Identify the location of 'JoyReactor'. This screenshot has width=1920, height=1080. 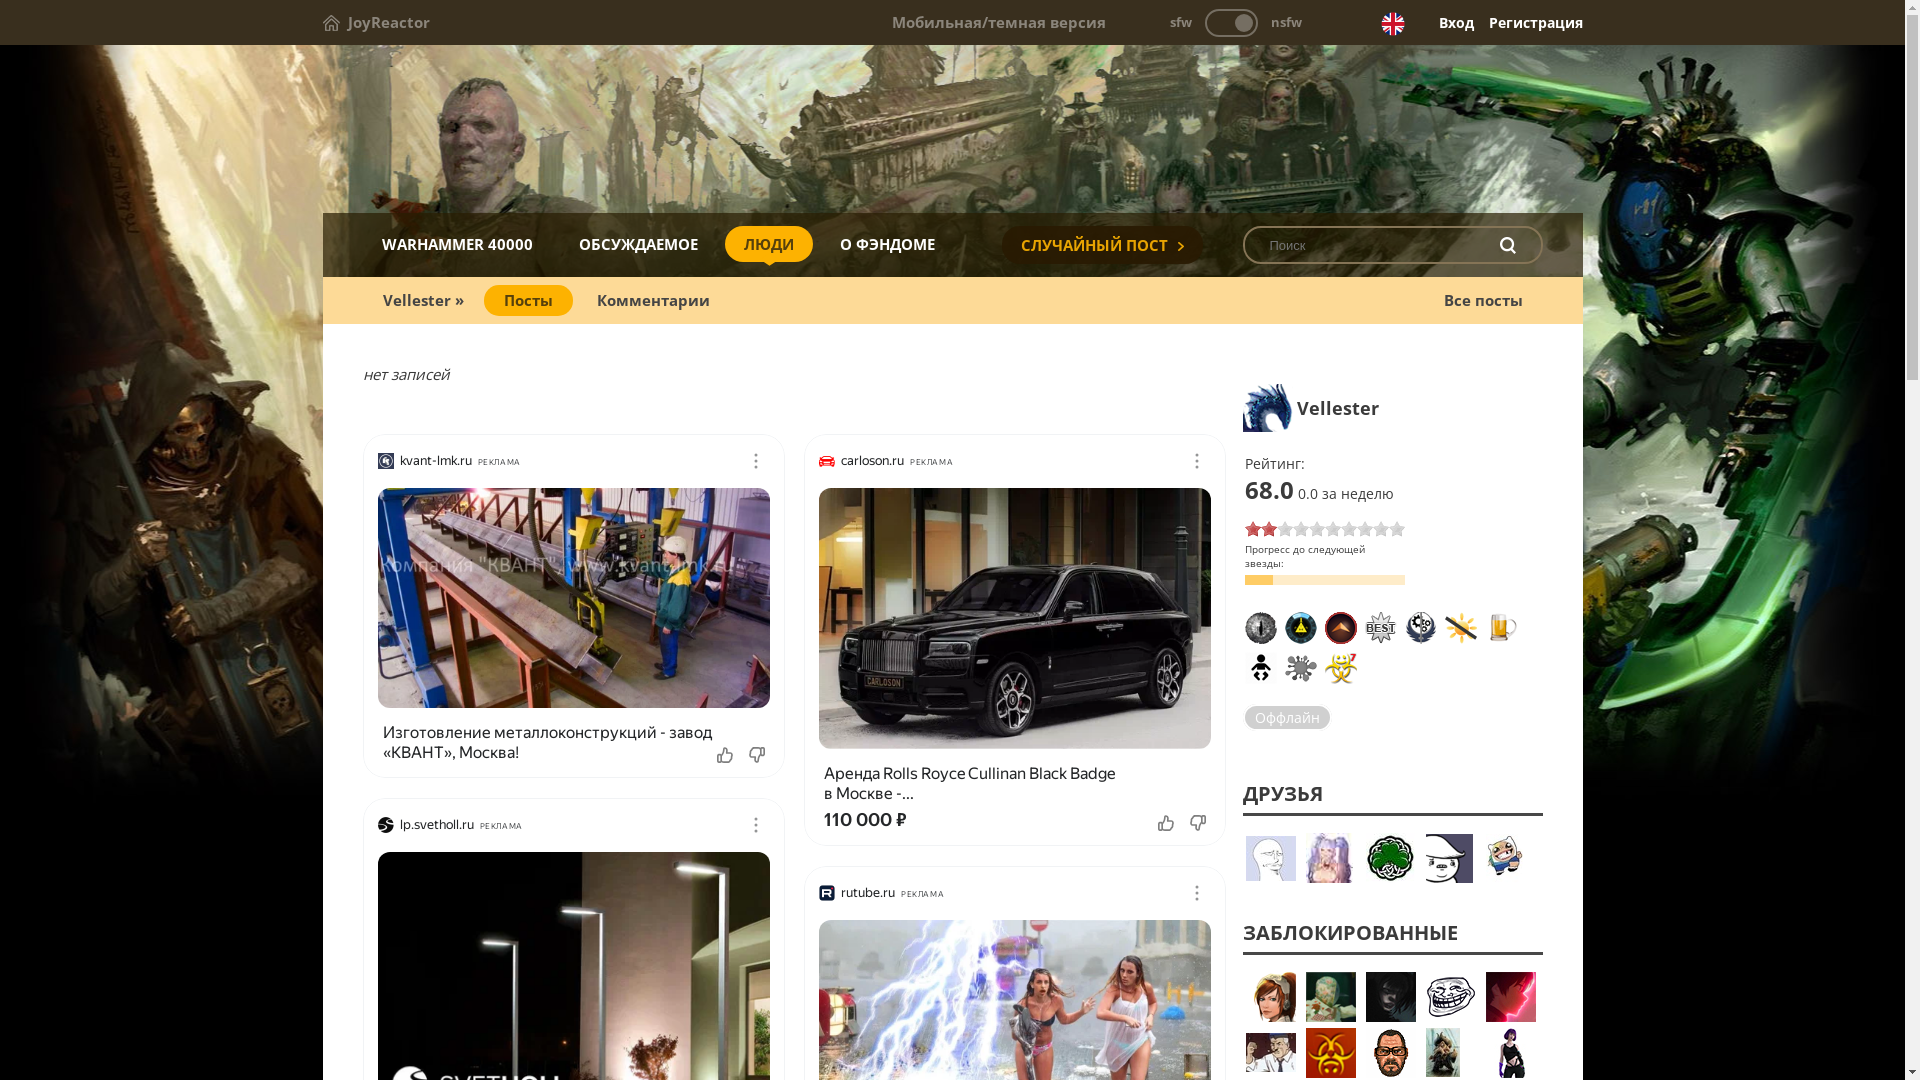
(375, 22).